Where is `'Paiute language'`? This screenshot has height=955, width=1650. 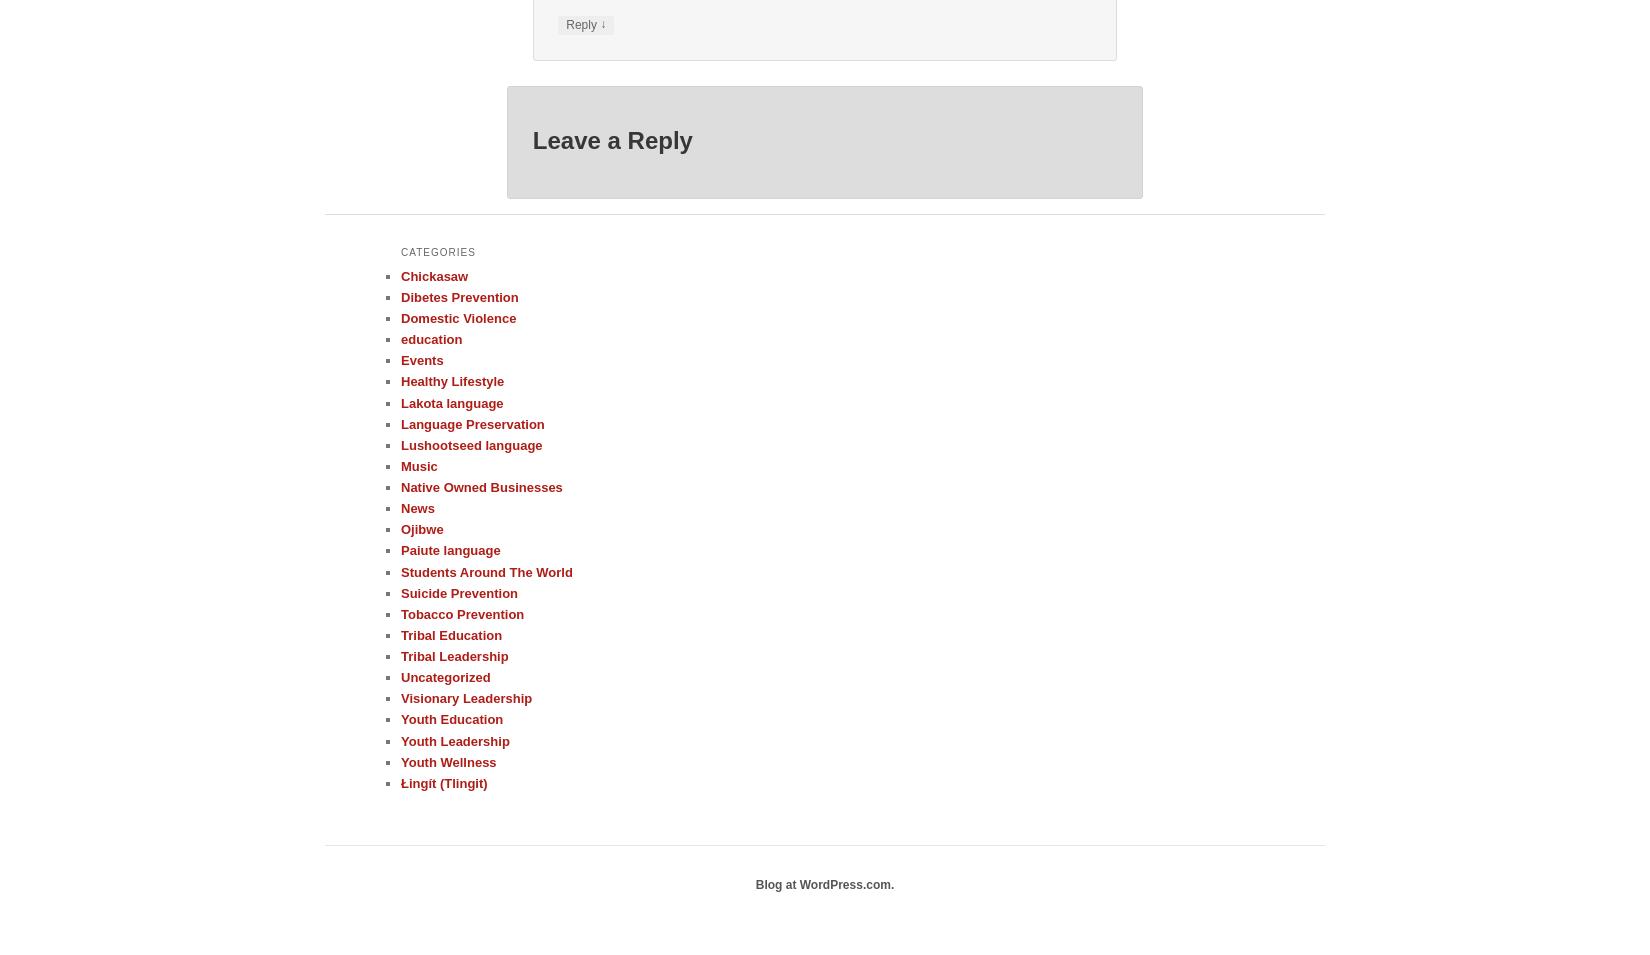 'Paiute language' is located at coordinates (400, 550).